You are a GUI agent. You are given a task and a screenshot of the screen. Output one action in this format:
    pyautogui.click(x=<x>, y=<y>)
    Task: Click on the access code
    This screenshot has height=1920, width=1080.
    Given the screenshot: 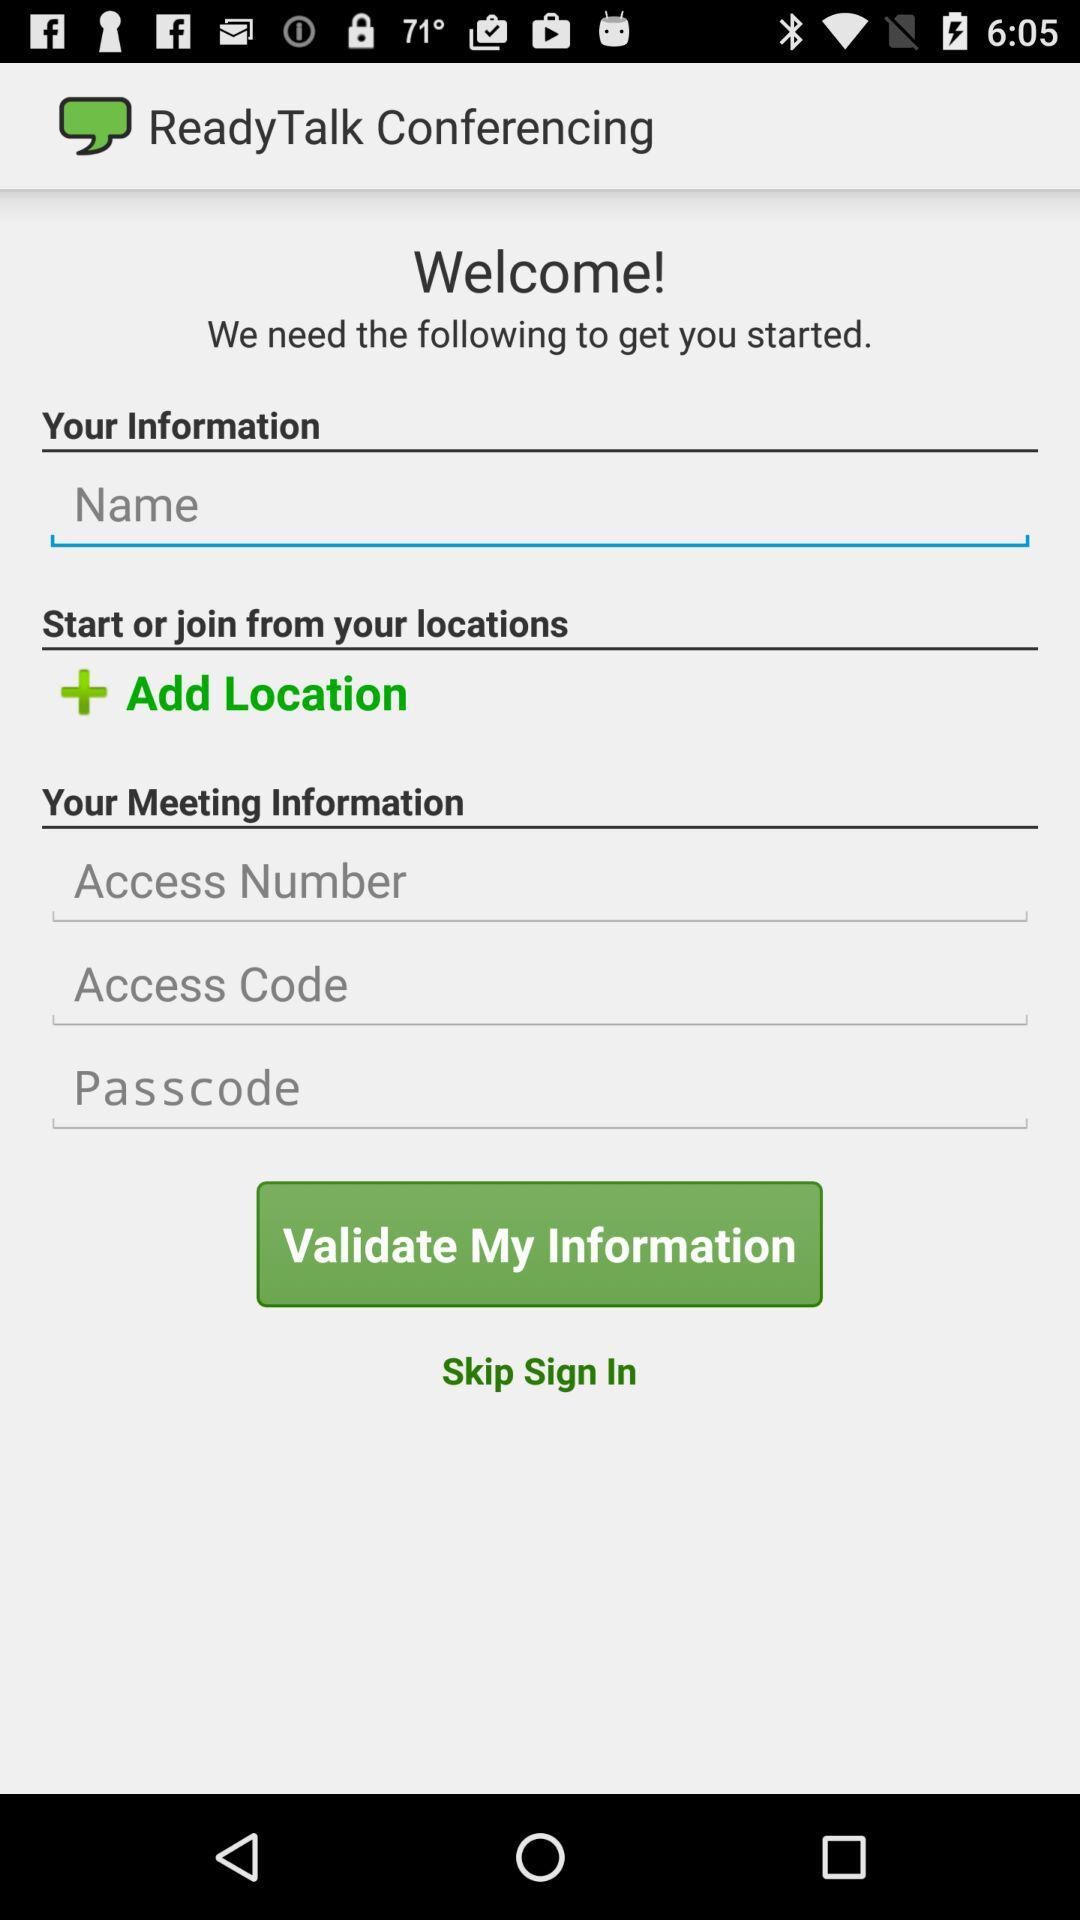 What is the action you would take?
    pyautogui.click(x=540, y=983)
    